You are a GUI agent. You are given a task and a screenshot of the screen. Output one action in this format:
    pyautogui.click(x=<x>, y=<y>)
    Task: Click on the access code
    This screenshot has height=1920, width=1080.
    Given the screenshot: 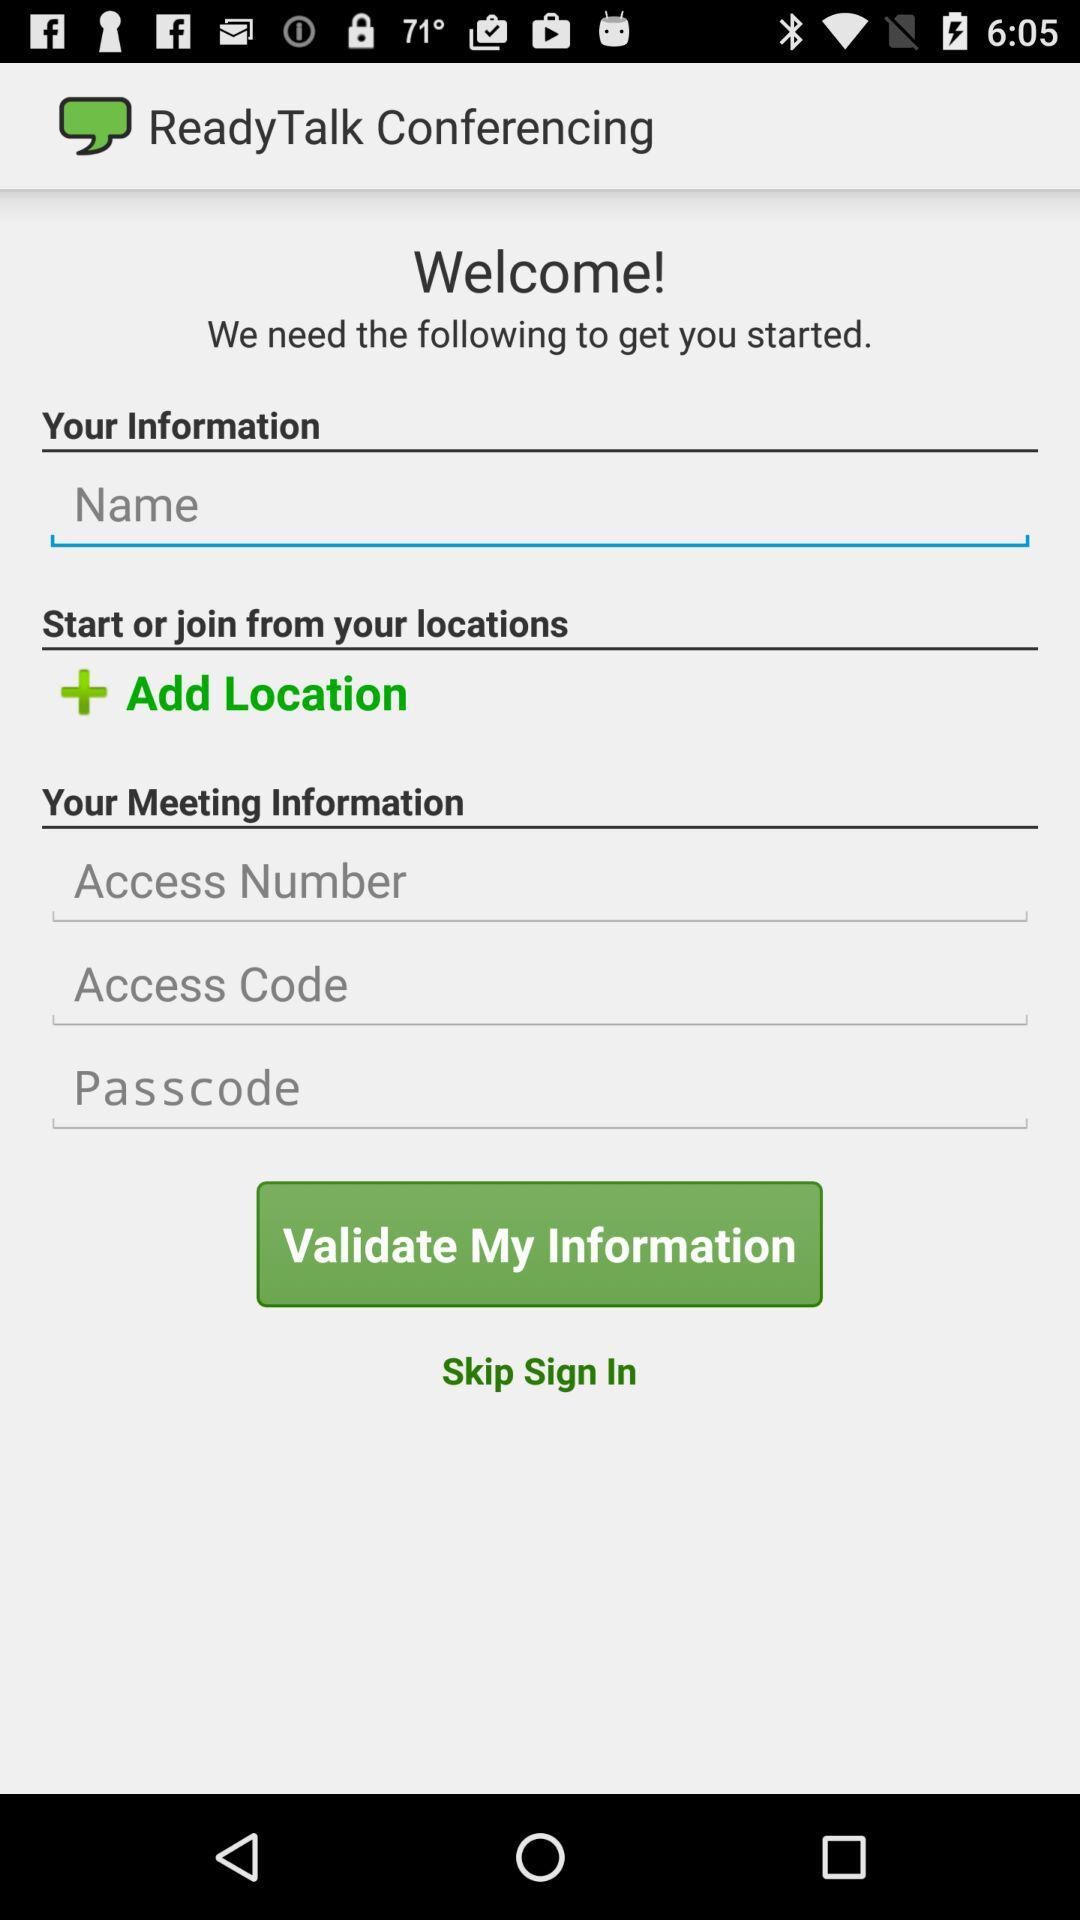 What is the action you would take?
    pyautogui.click(x=540, y=983)
    